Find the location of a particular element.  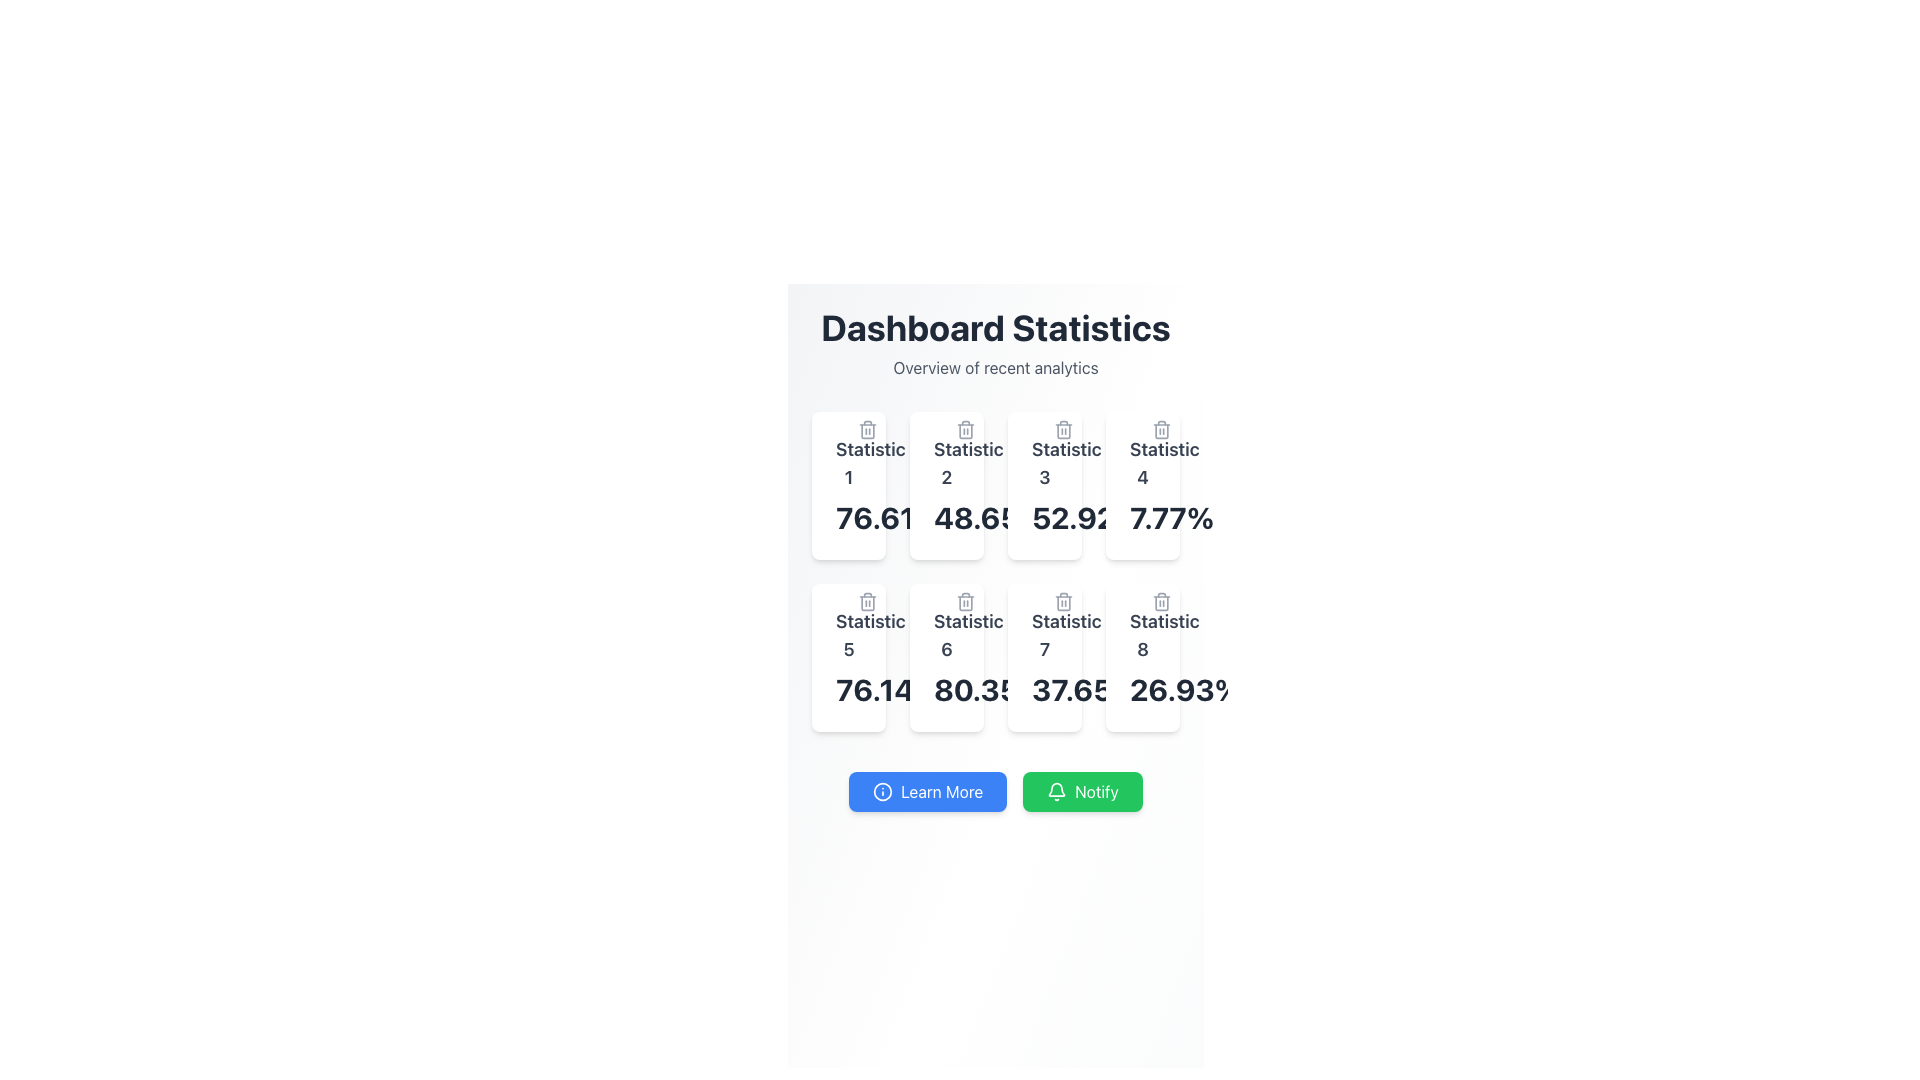

the Trash can icon located at the top right corner of the card labeled 'Statistic 3' with the value '52.92%' to change its color indicating interactivity is located at coordinates (1063, 428).